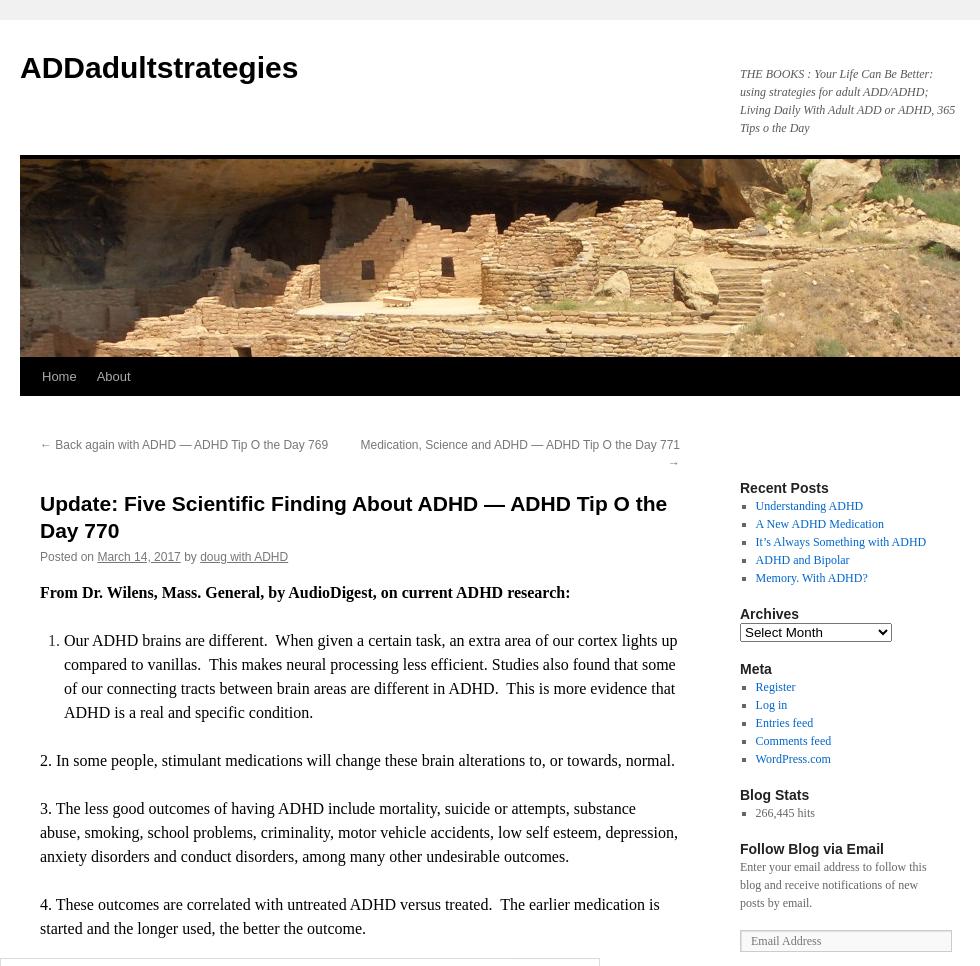  I want to click on 'Follow Blog via Email', so click(811, 848).